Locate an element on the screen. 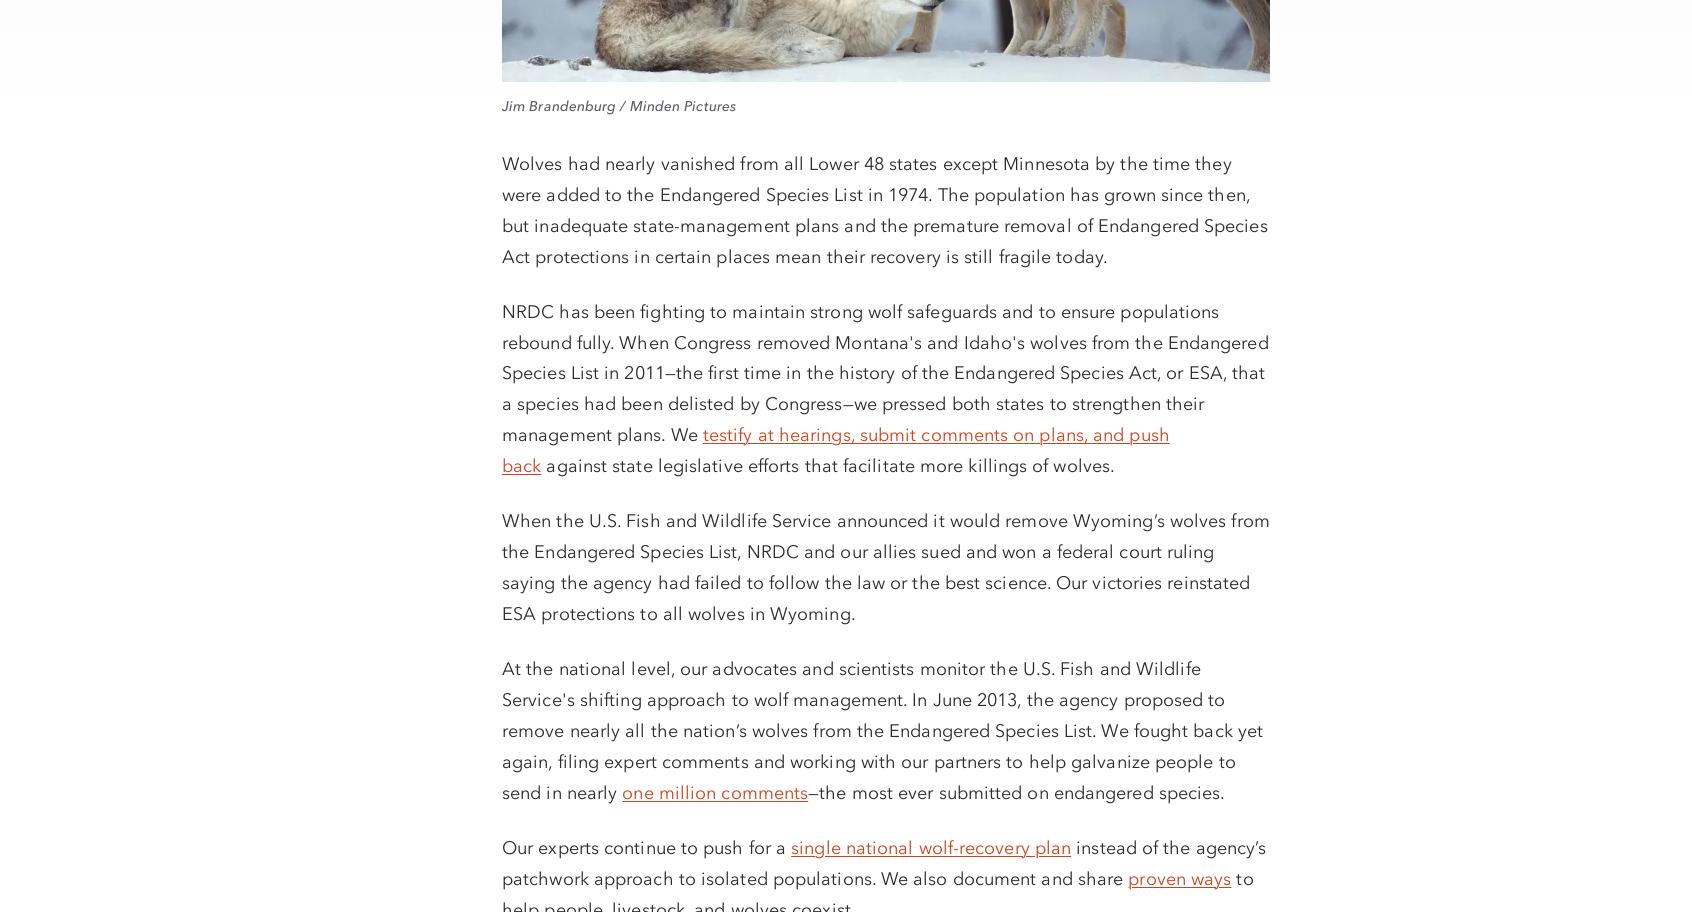 This screenshot has height=912, width=1692. '—the most ever submitted on endangered species.' is located at coordinates (807, 791).